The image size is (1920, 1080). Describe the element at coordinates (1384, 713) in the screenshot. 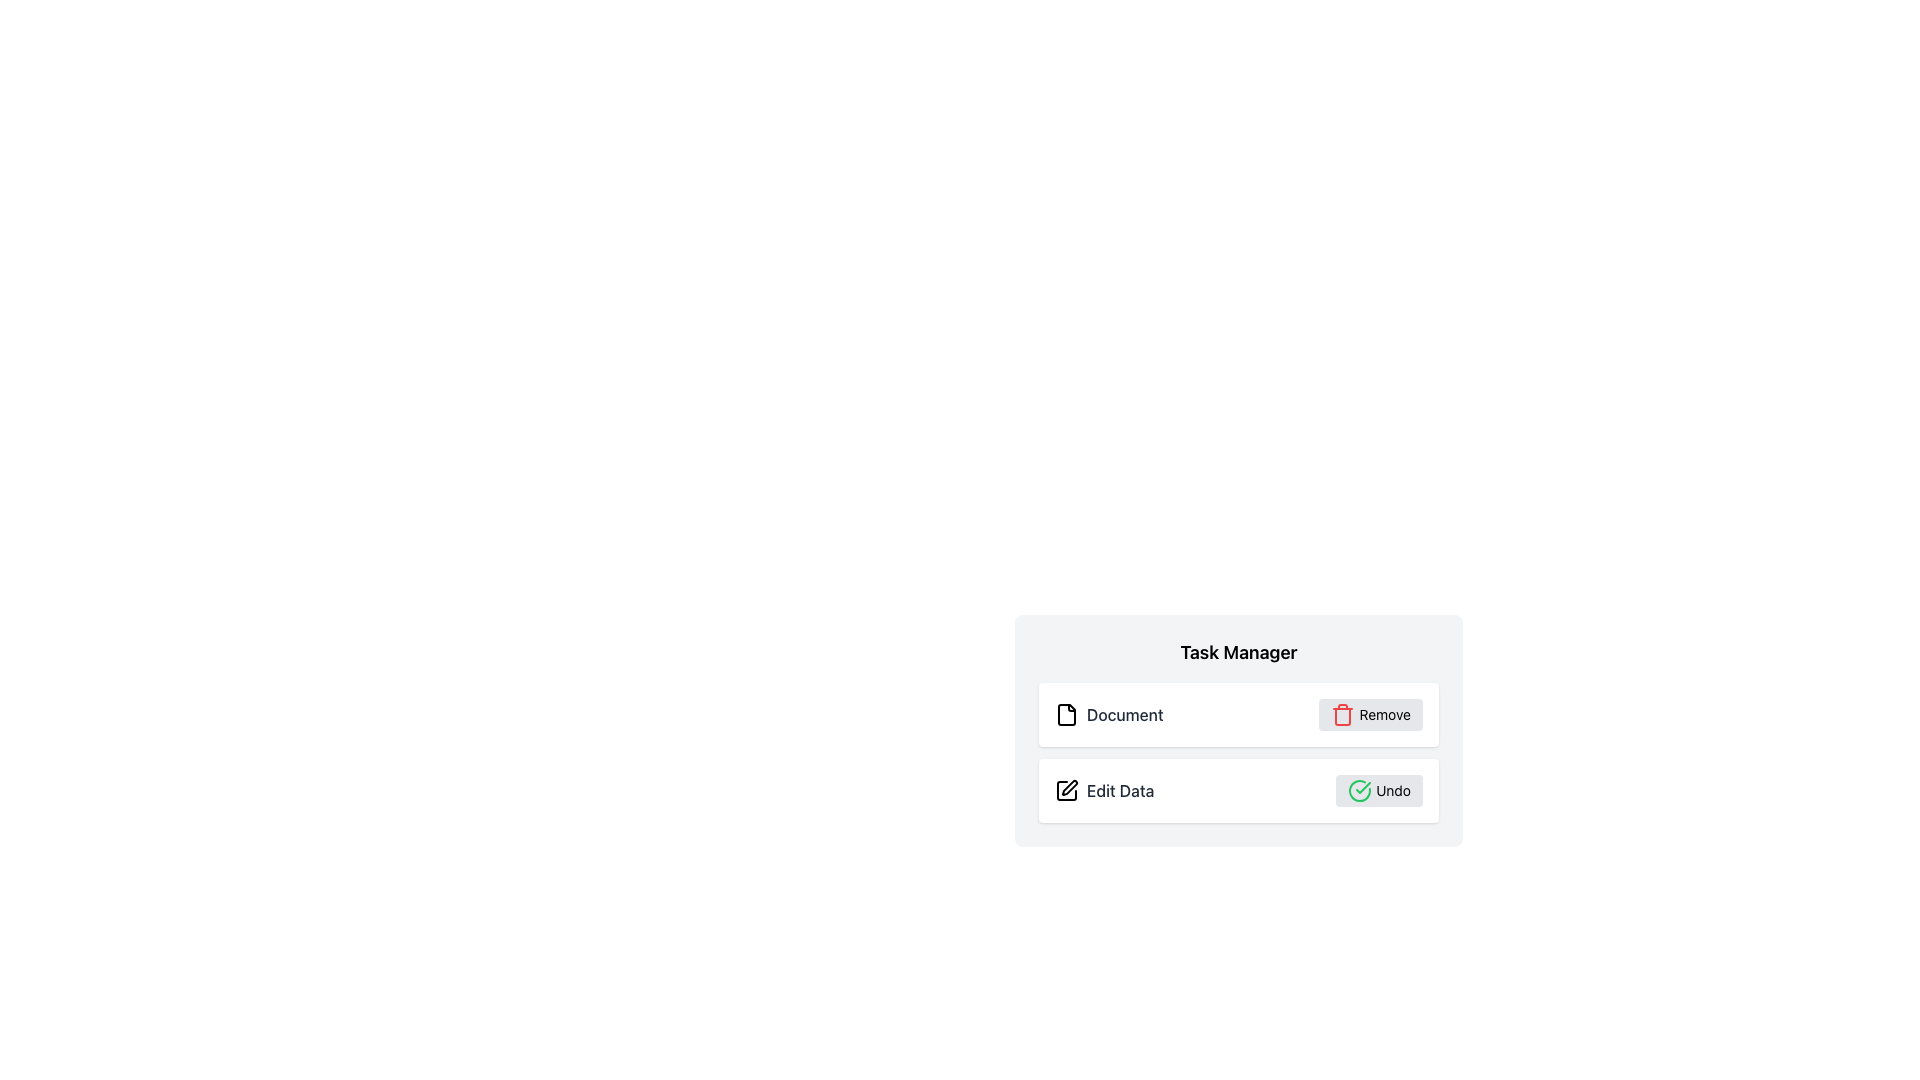

I see `the 'Remove' text label located to the right of the red trash can icon within the button group in the 'Task Manager' section` at that location.